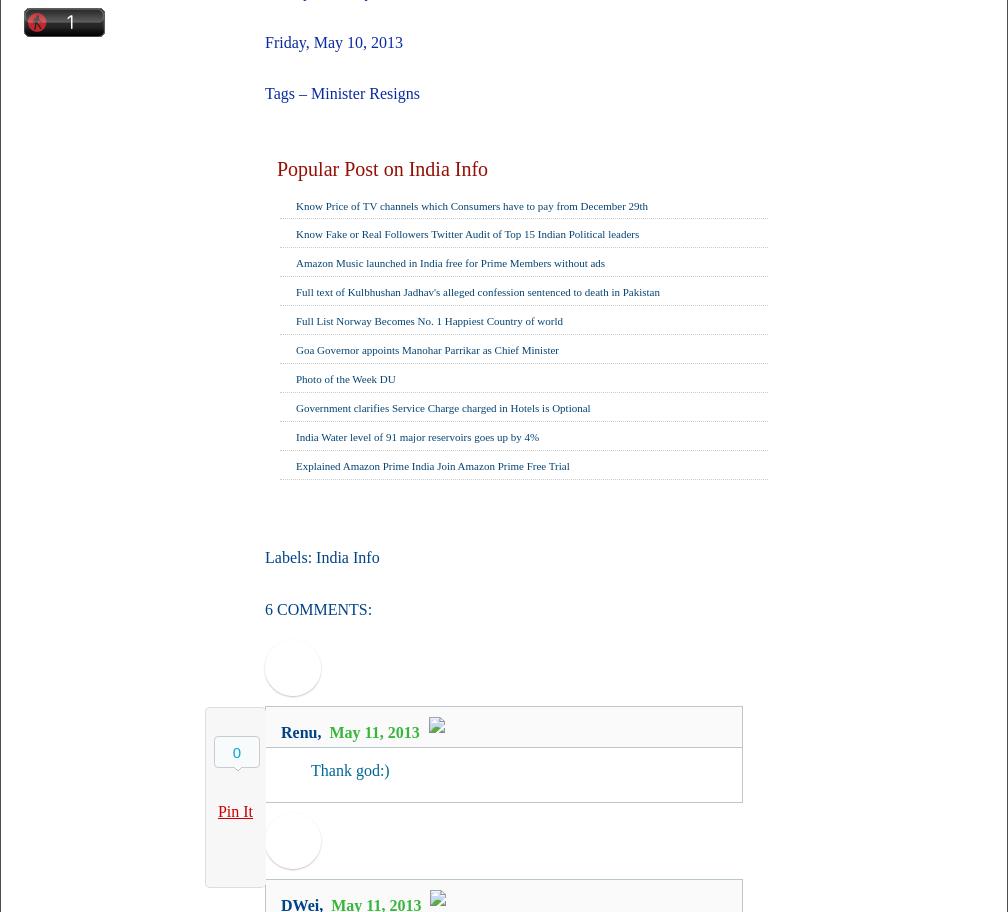 Image resolution: width=1008 pixels, height=912 pixels. Describe the element at coordinates (296, 435) in the screenshot. I see `'India Water level of 91 major reservoirs goes up by 4%'` at that location.